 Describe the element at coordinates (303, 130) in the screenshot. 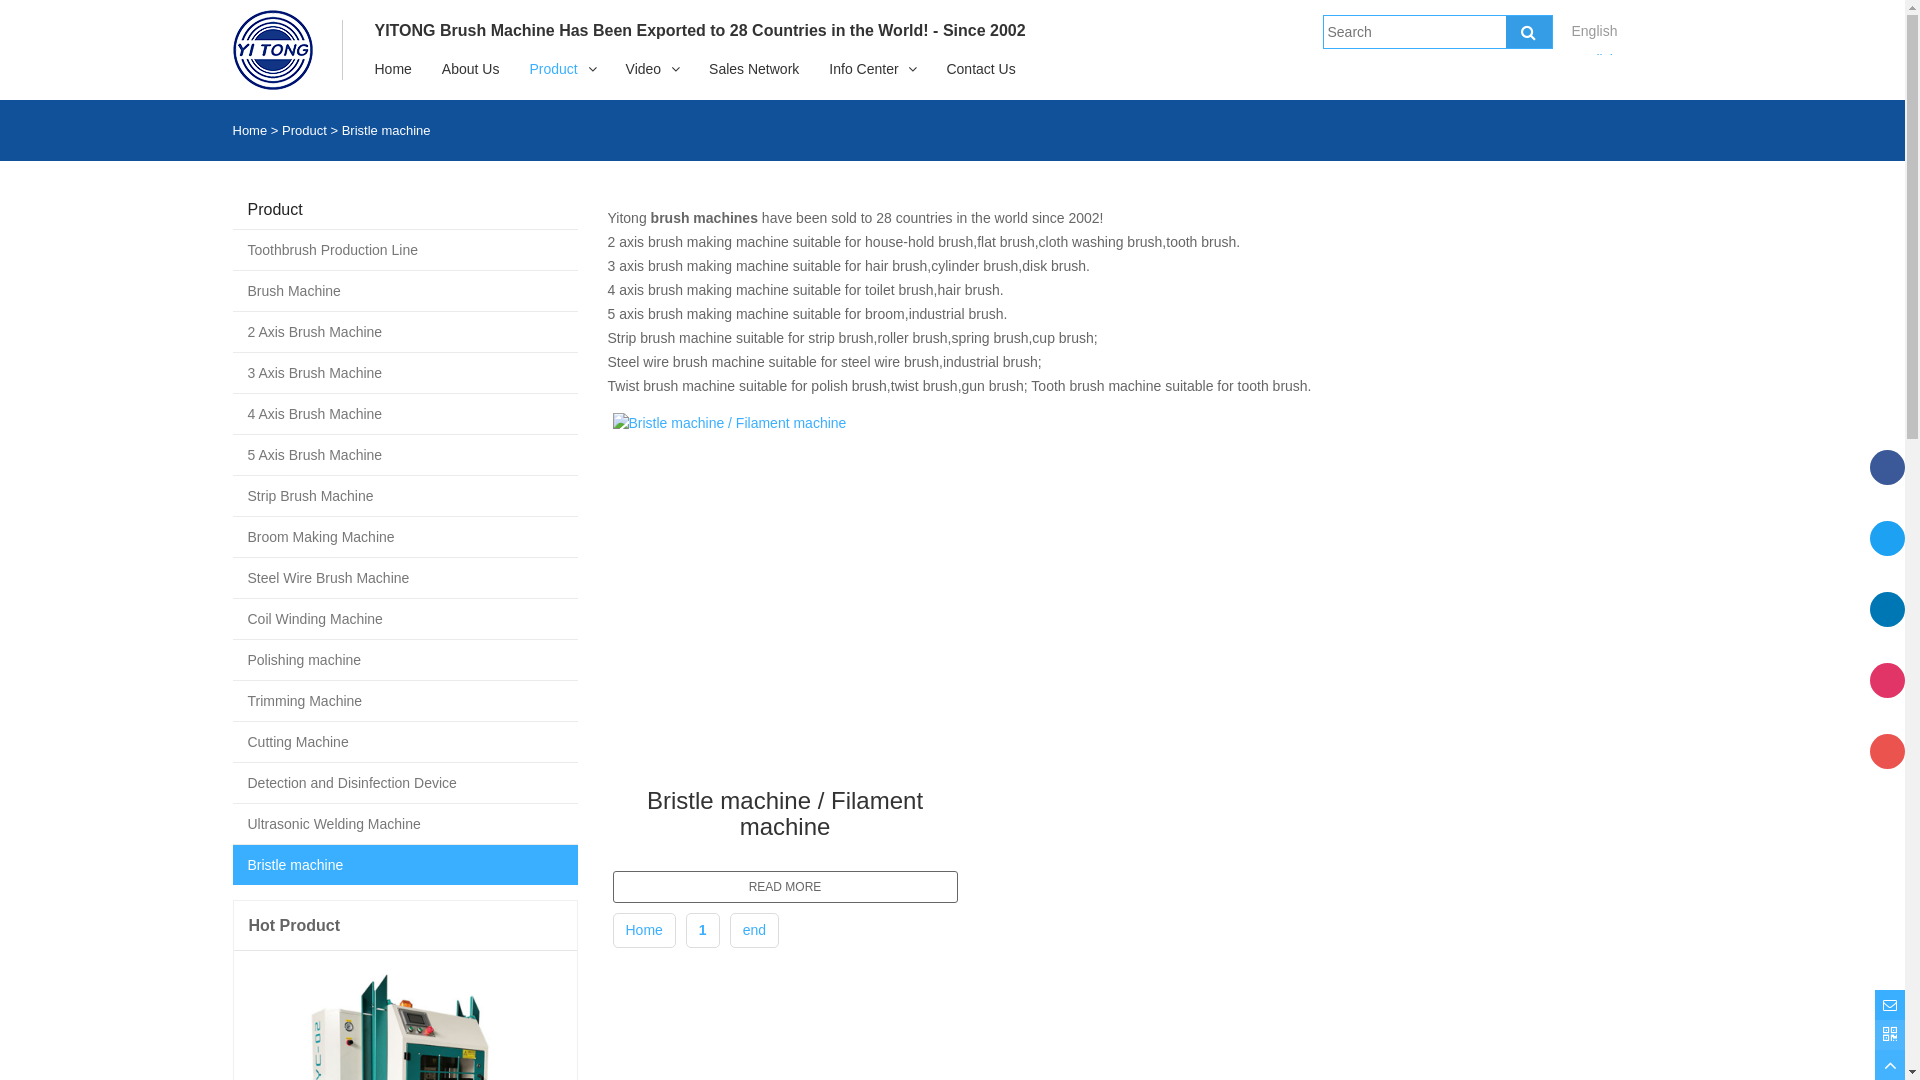

I see `'Product'` at that location.